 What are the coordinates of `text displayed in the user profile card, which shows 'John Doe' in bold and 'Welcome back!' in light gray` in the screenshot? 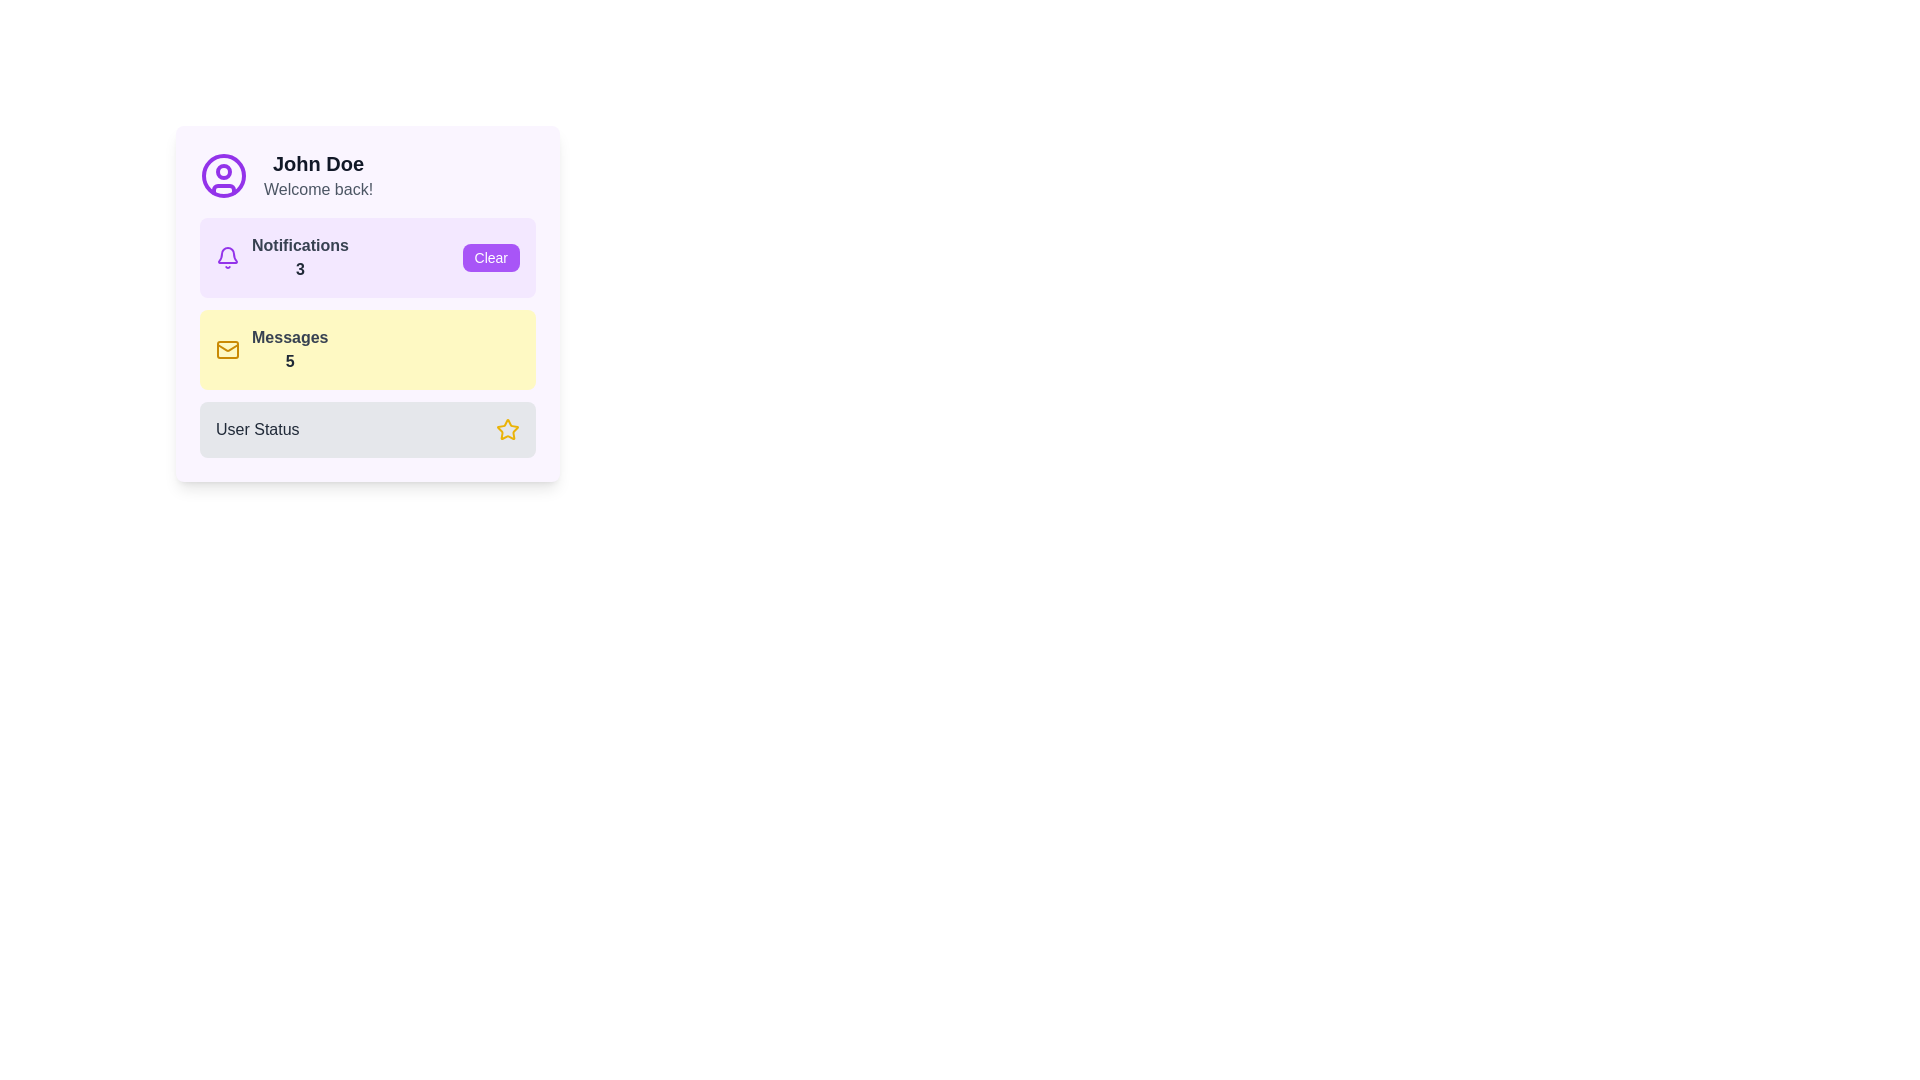 It's located at (317, 175).